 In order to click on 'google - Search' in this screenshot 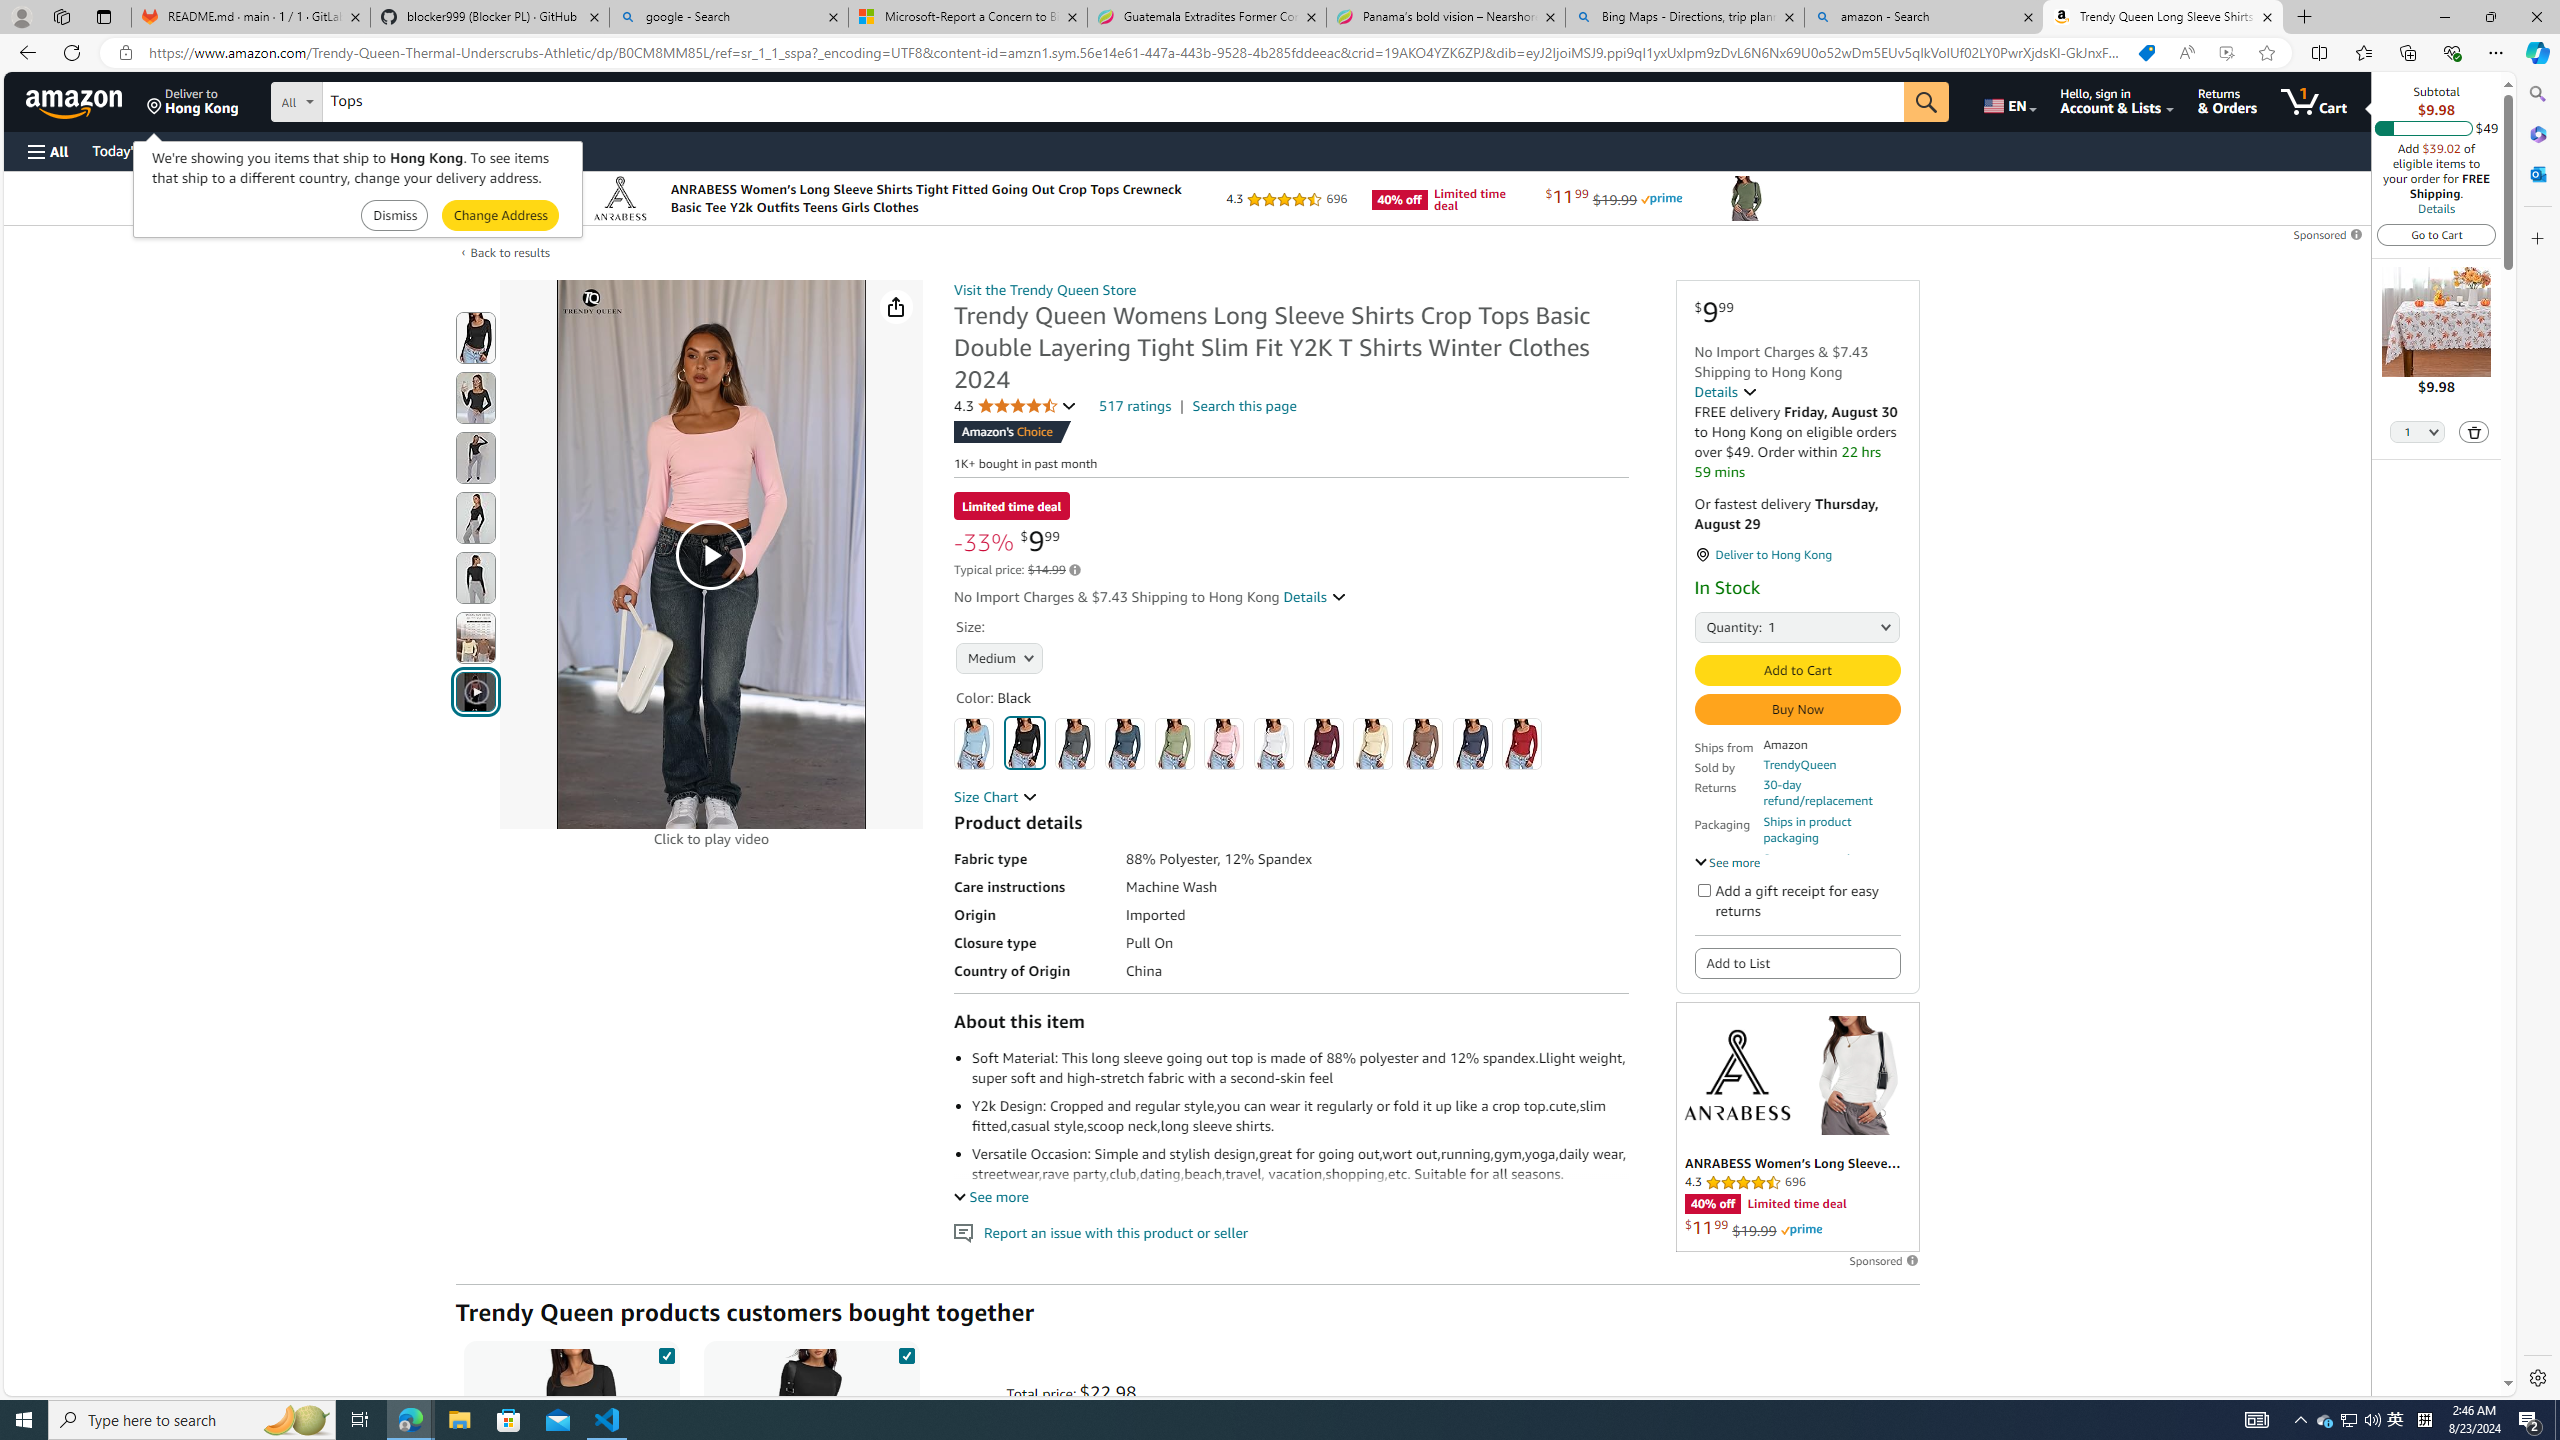, I will do `click(729, 16)`.